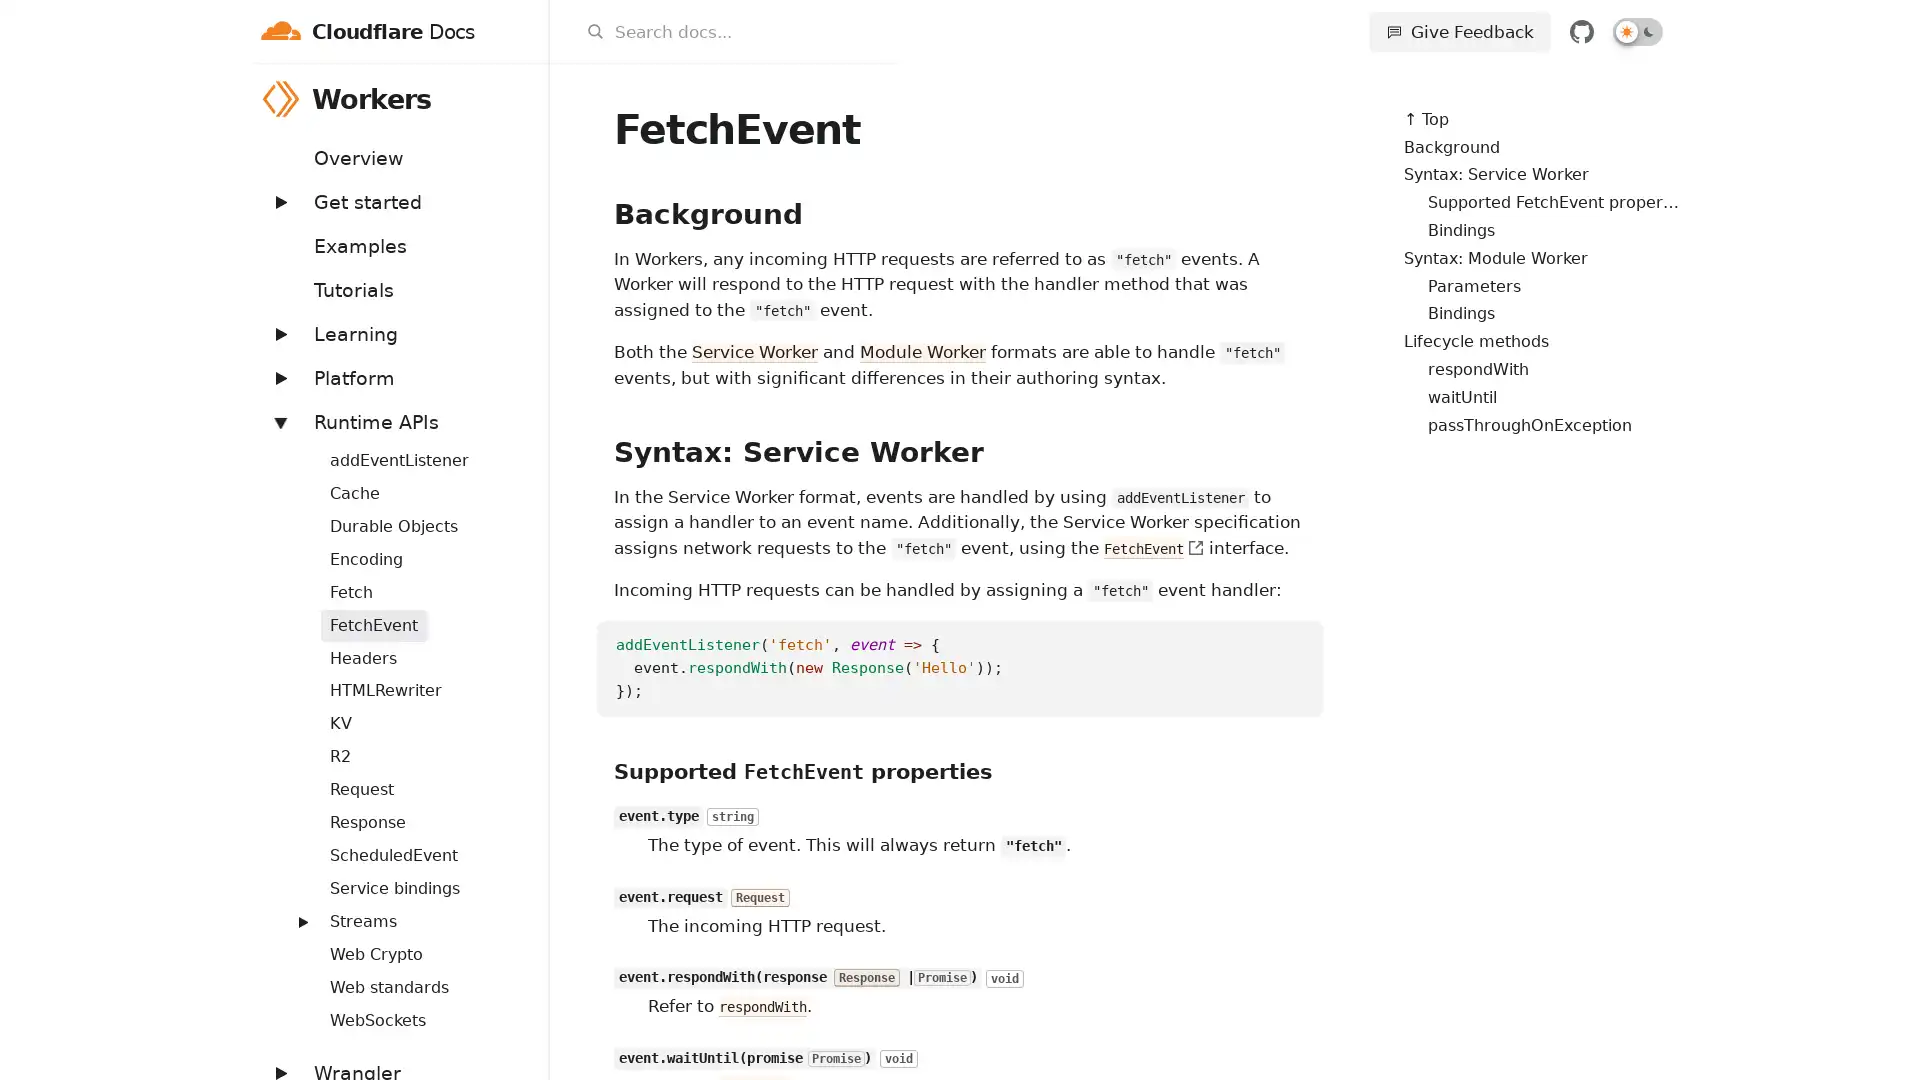 Image resolution: width=1920 pixels, height=1080 pixels. I want to click on Expand: Learning, so click(278, 332).